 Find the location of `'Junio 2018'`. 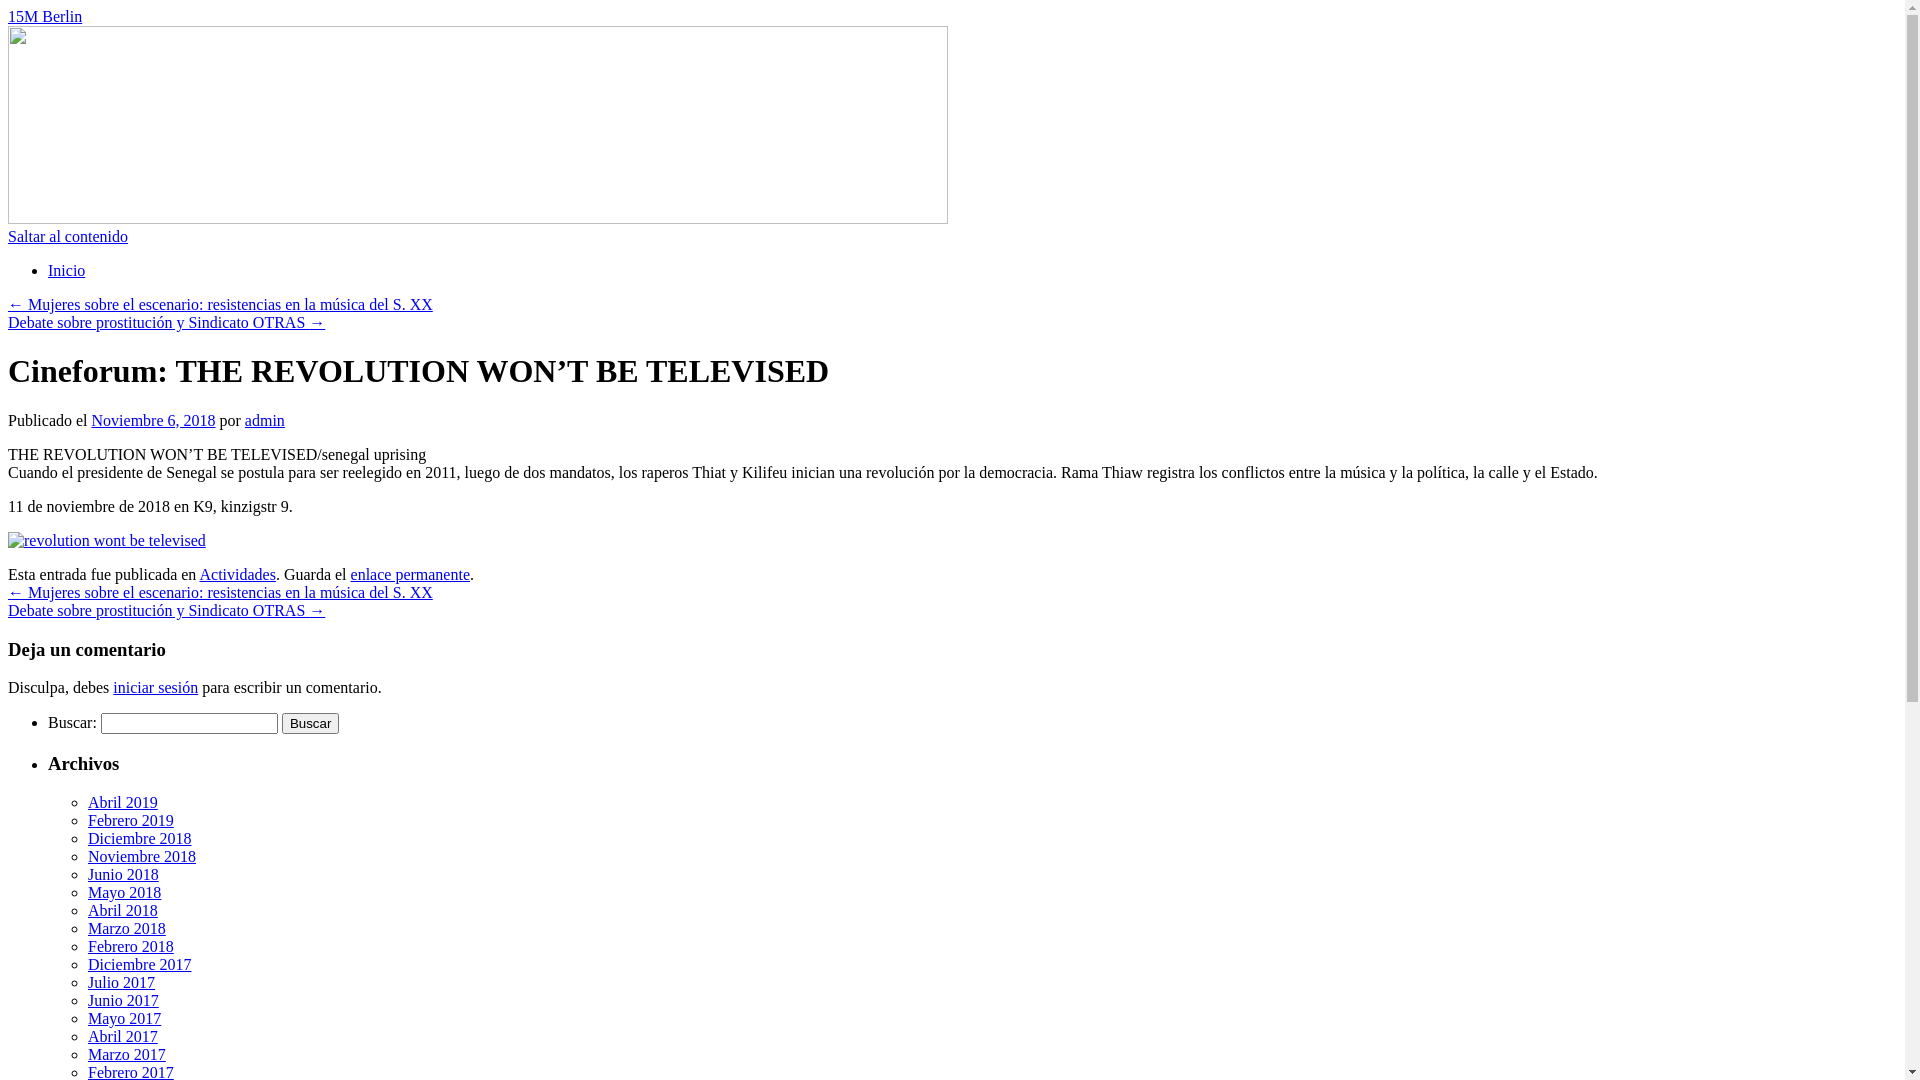

'Junio 2018' is located at coordinates (86, 873).